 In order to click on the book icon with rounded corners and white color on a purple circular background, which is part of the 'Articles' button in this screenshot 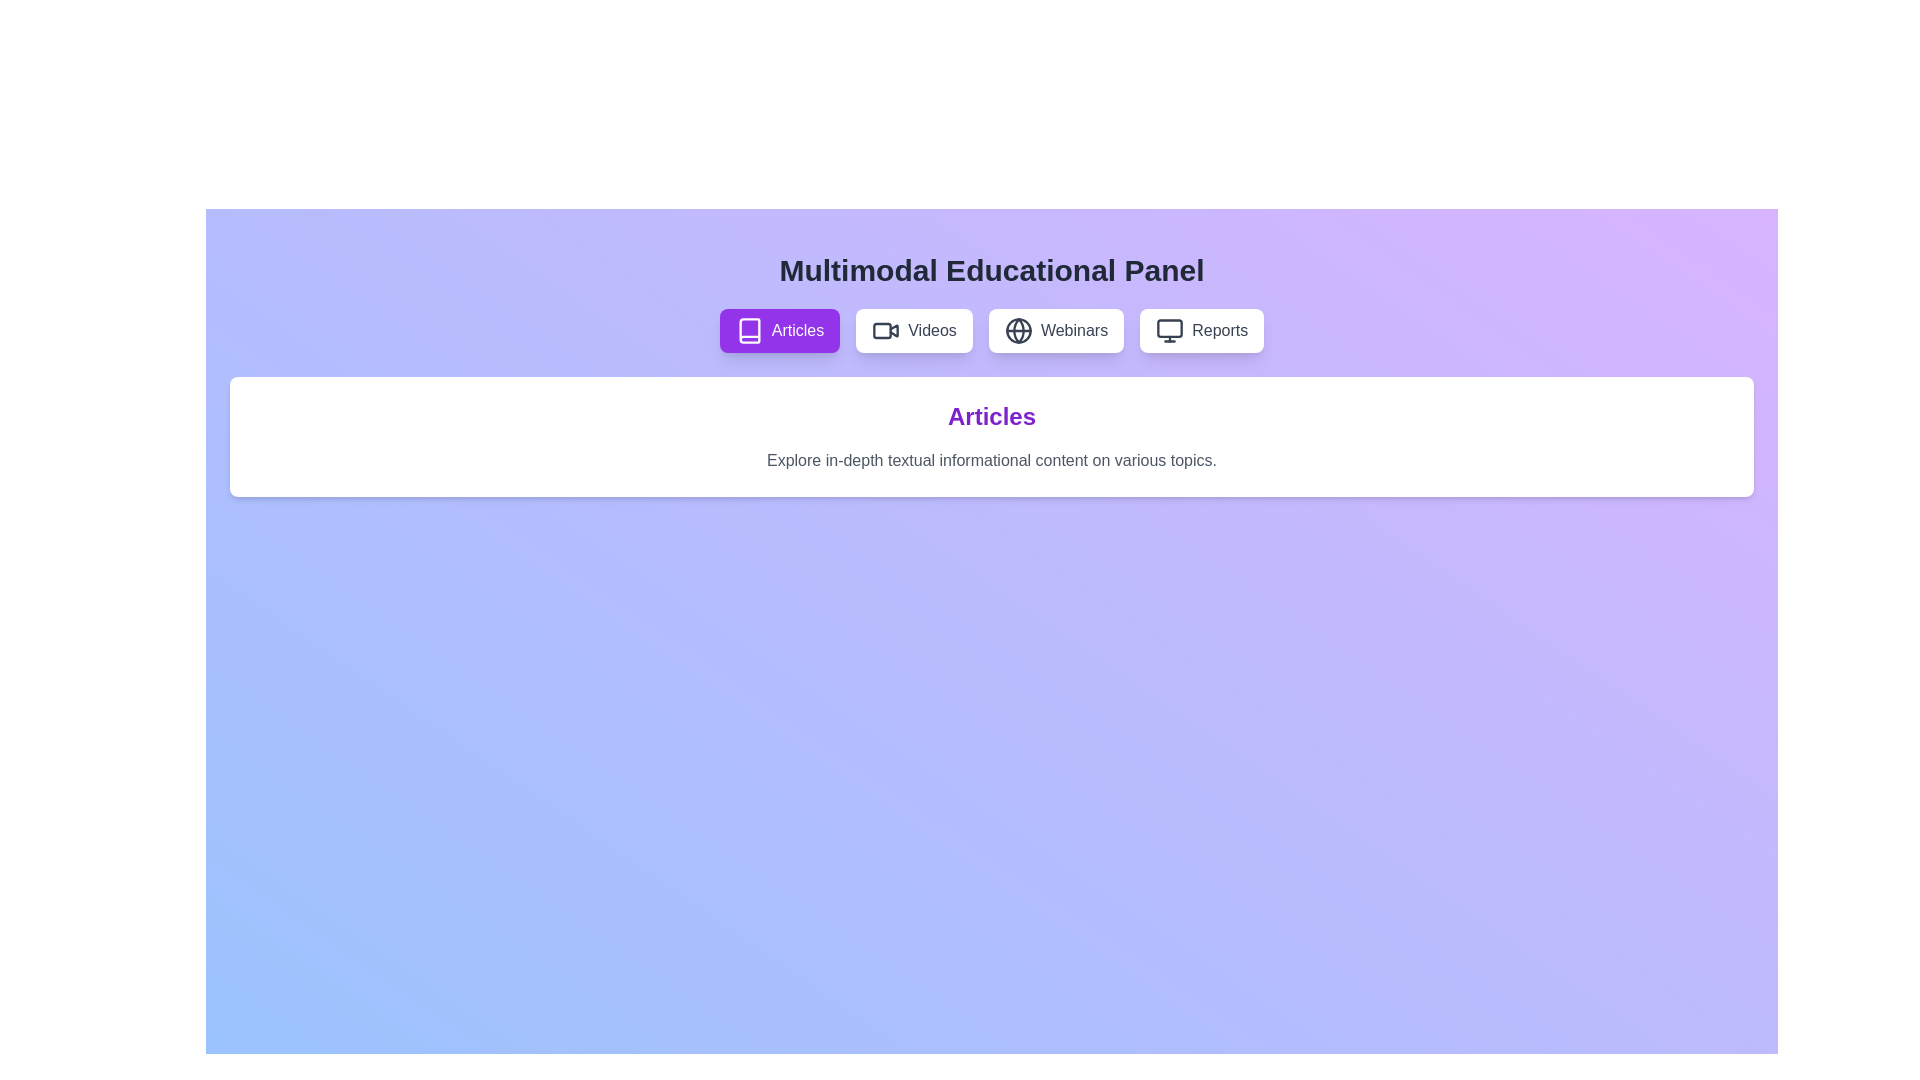, I will do `click(748, 330)`.